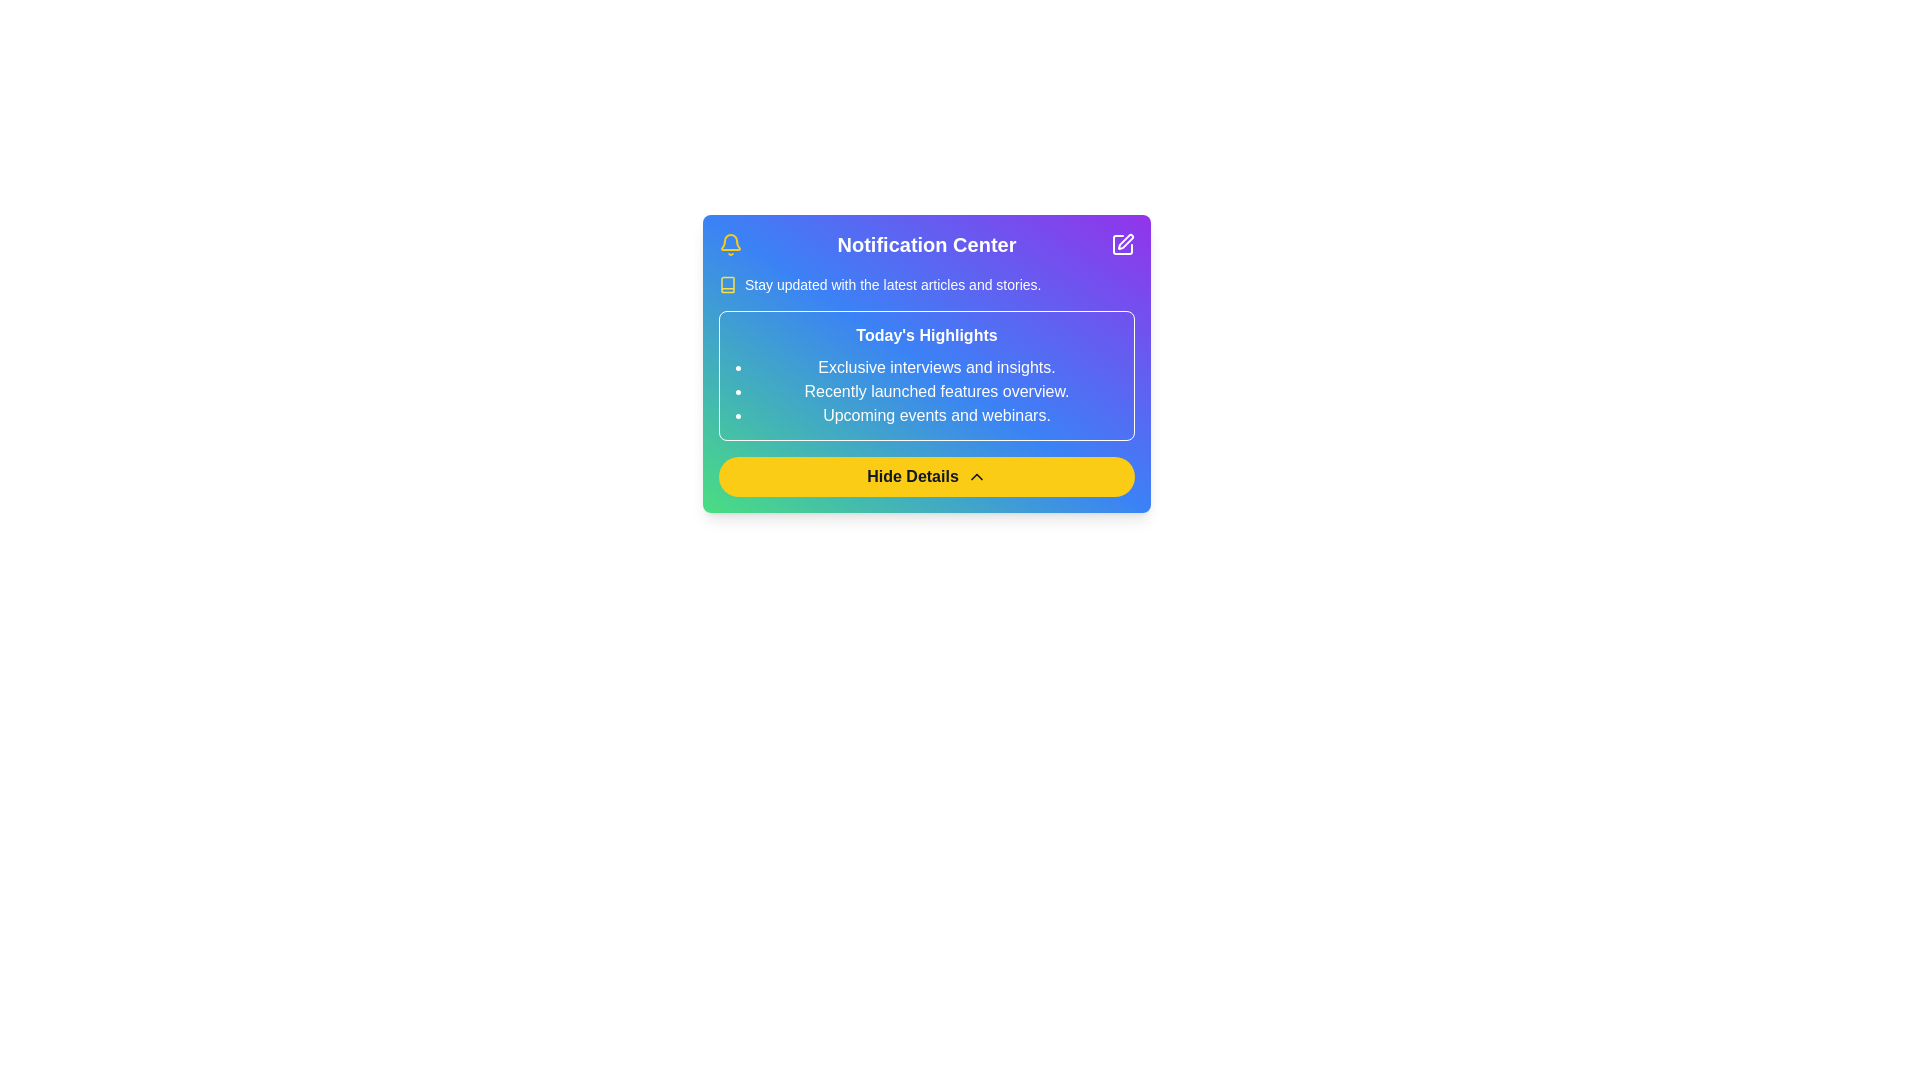 This screenshot has height=1080, width=1920. I want to click on the book icon, which is yellowish and outlined, located to the left of the text 'Stay updated with the latest articles and stories' in the Notification Center section, so click(727, 285).